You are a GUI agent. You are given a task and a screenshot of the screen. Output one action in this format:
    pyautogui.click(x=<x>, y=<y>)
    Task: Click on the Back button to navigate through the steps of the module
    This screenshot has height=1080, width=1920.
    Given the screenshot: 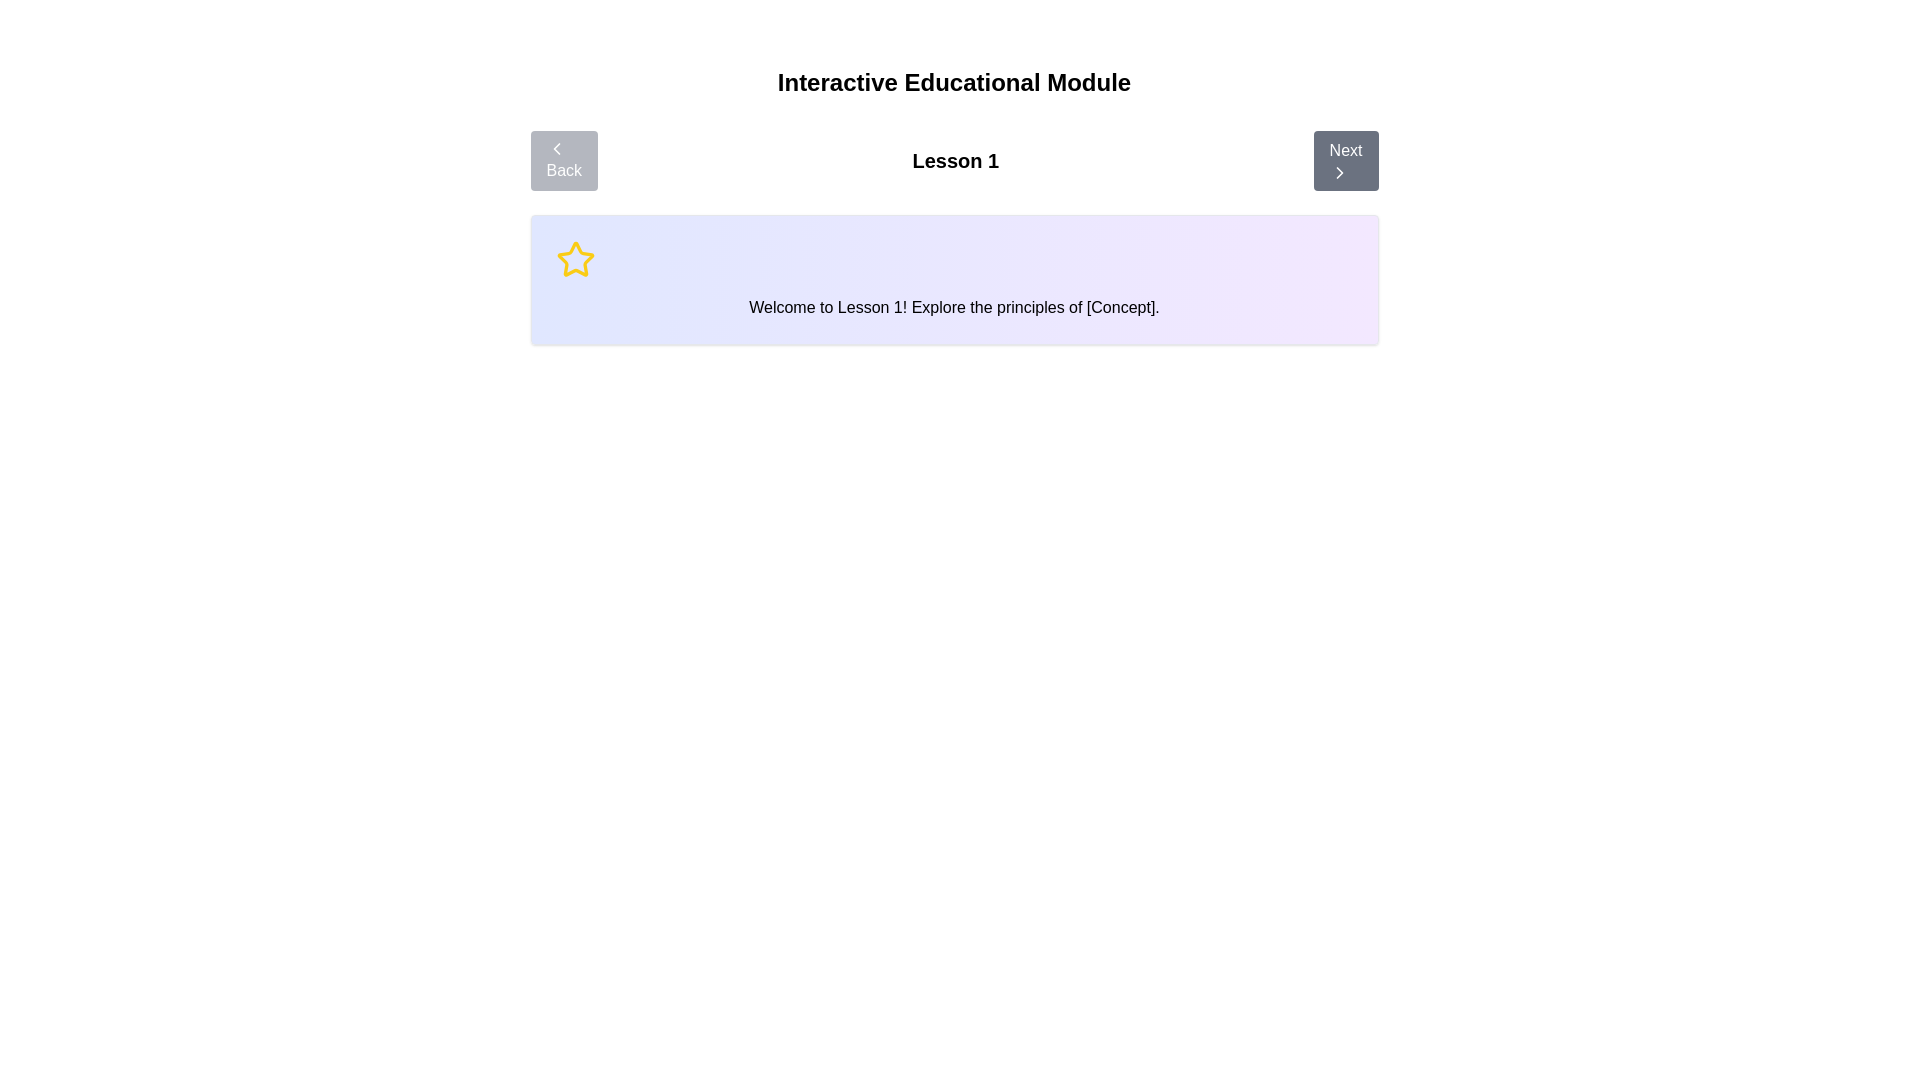 What is the action you would take?
    pyautogui.click(x=563, y=160)
    